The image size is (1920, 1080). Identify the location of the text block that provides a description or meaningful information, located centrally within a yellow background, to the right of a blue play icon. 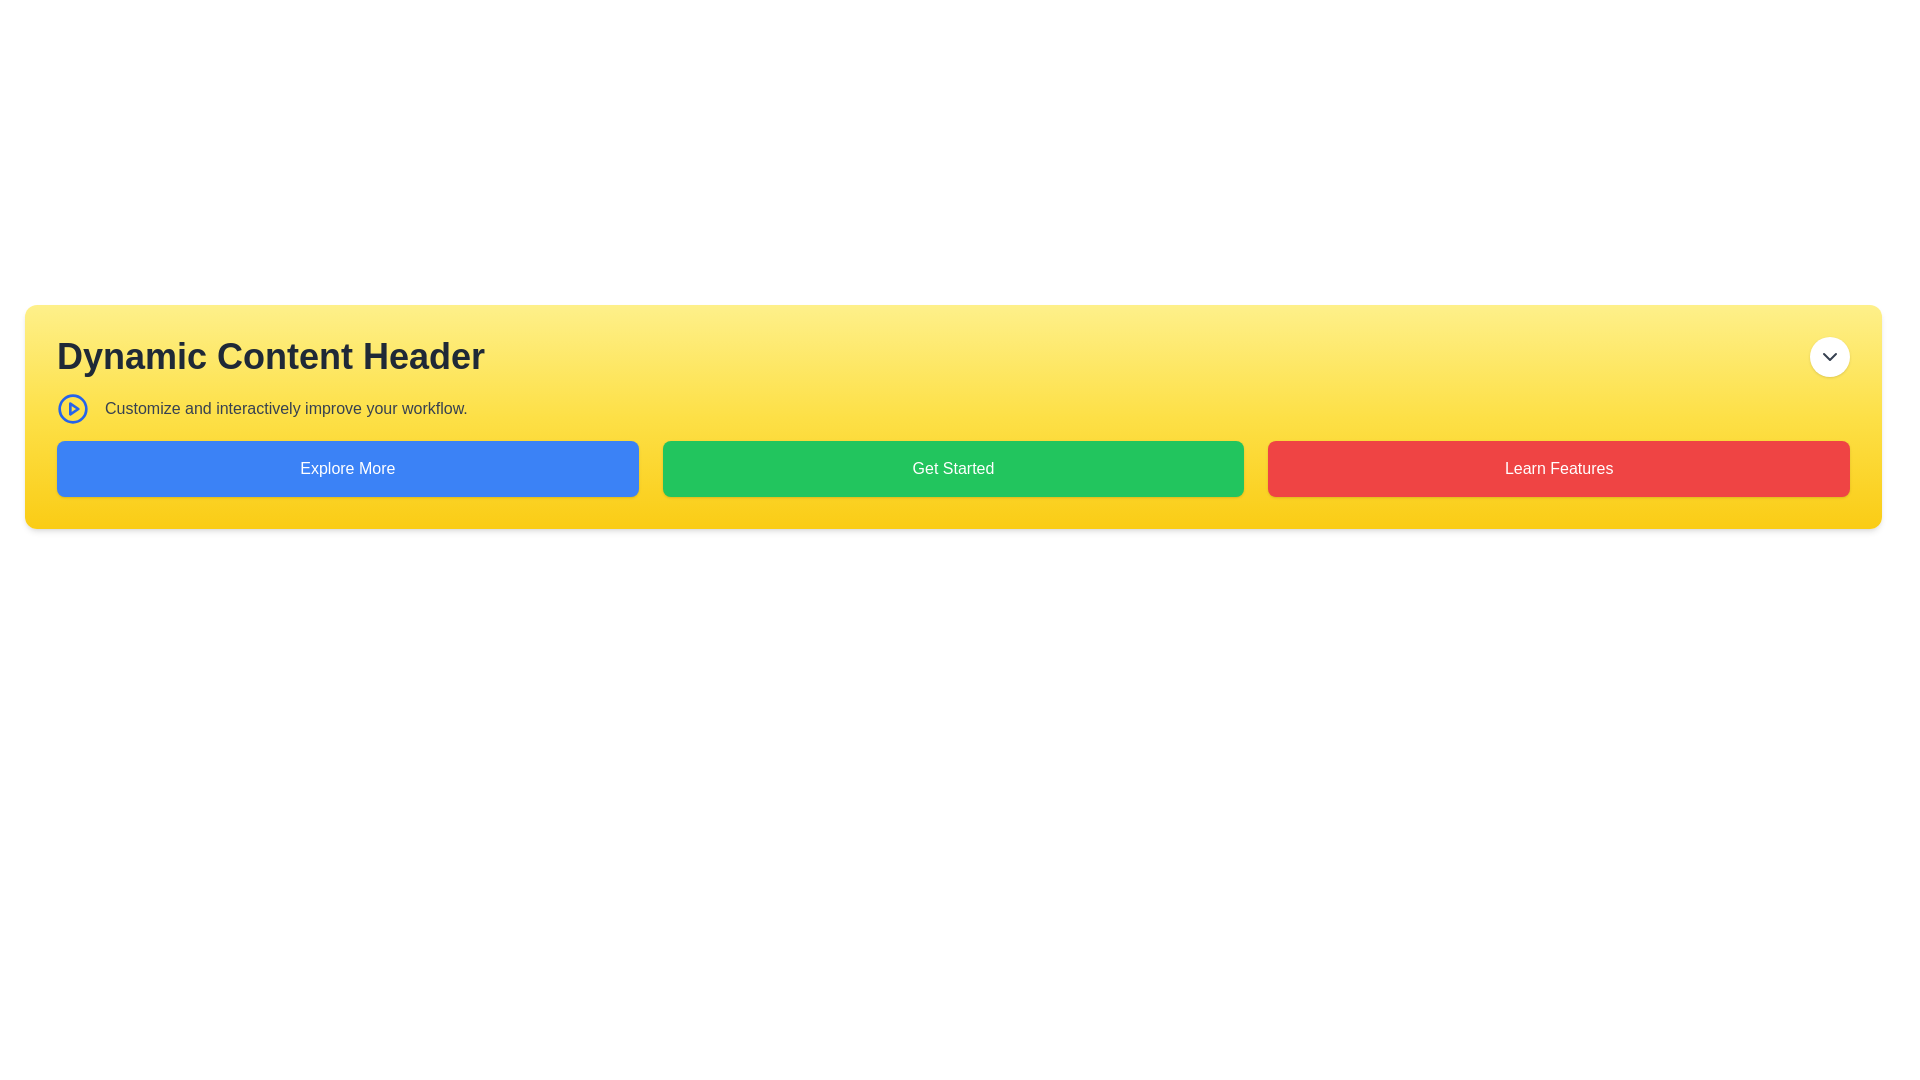
(285, 407).